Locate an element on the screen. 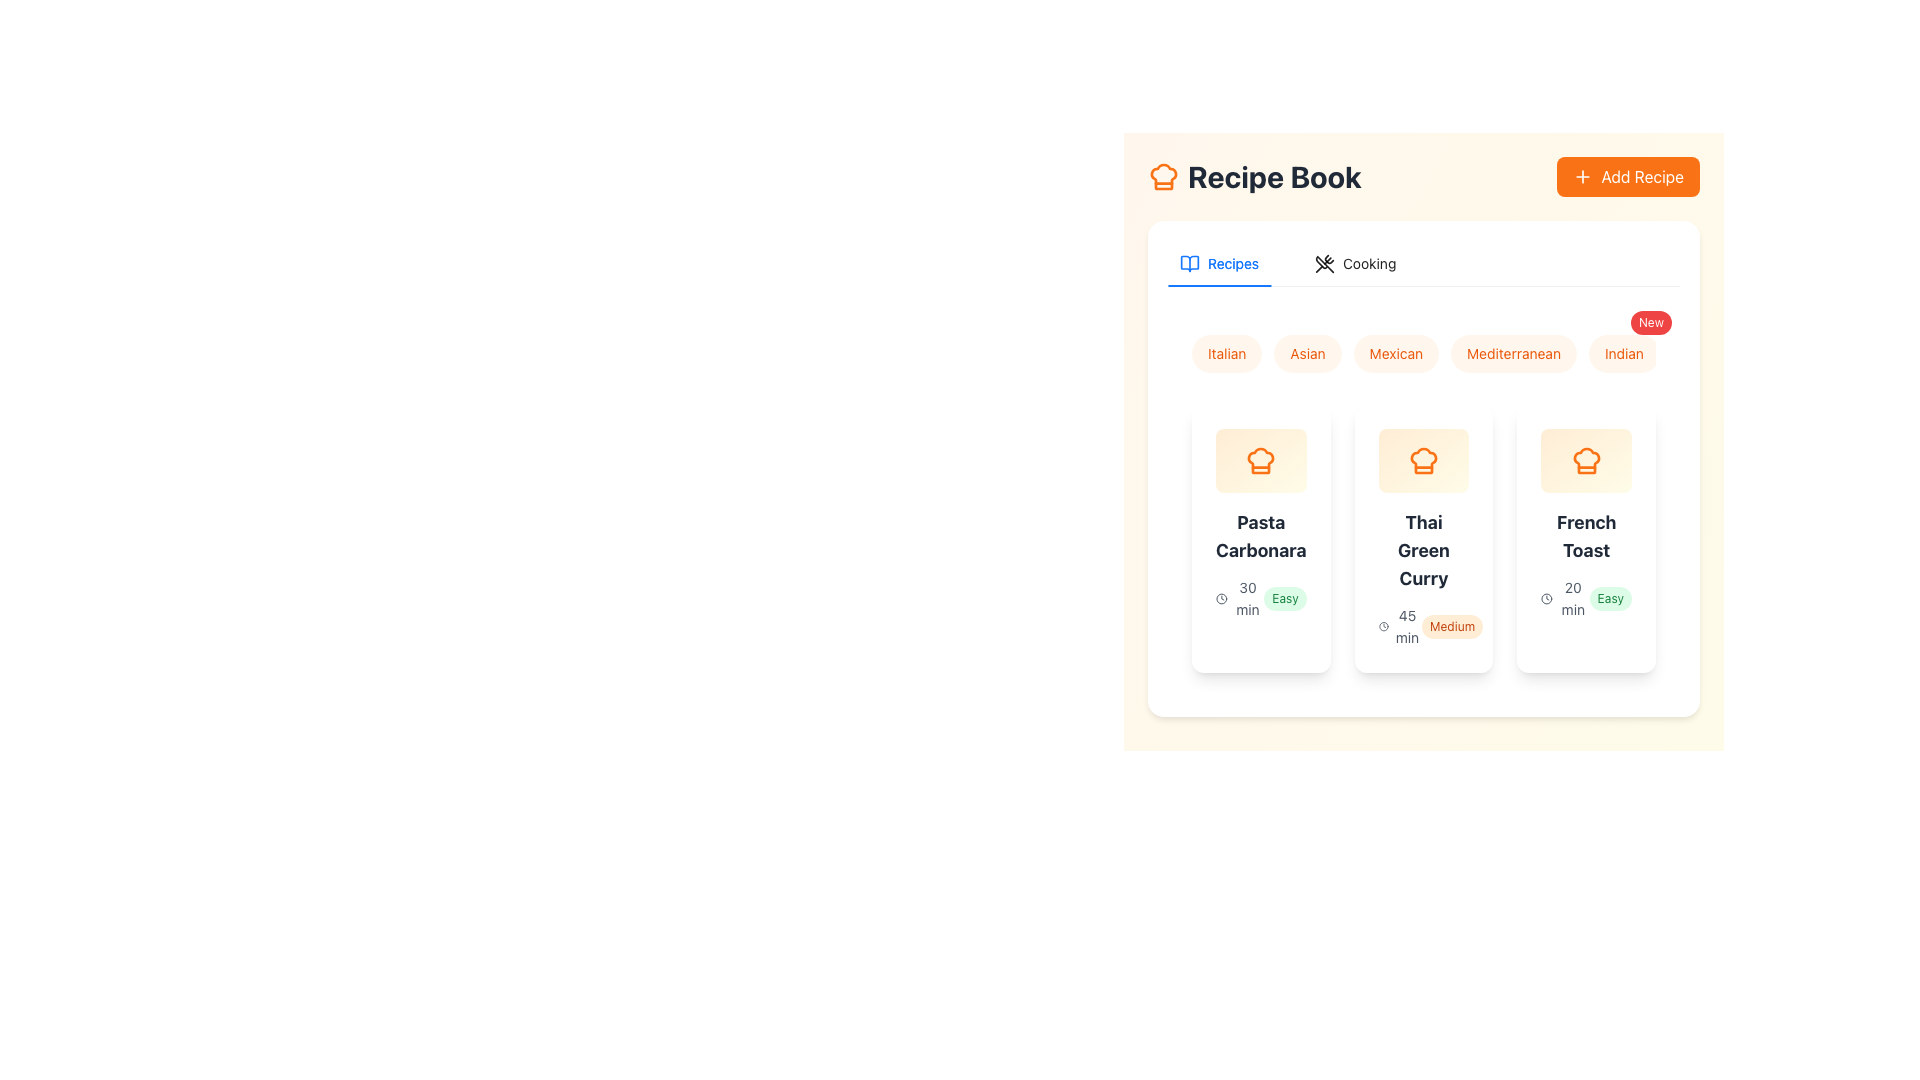 The height and width of the screenshot is (1080, 1920). the 'Add Recipe' button with rounded corners, bright orange background, and white text is located at coordinates (1628, 176).